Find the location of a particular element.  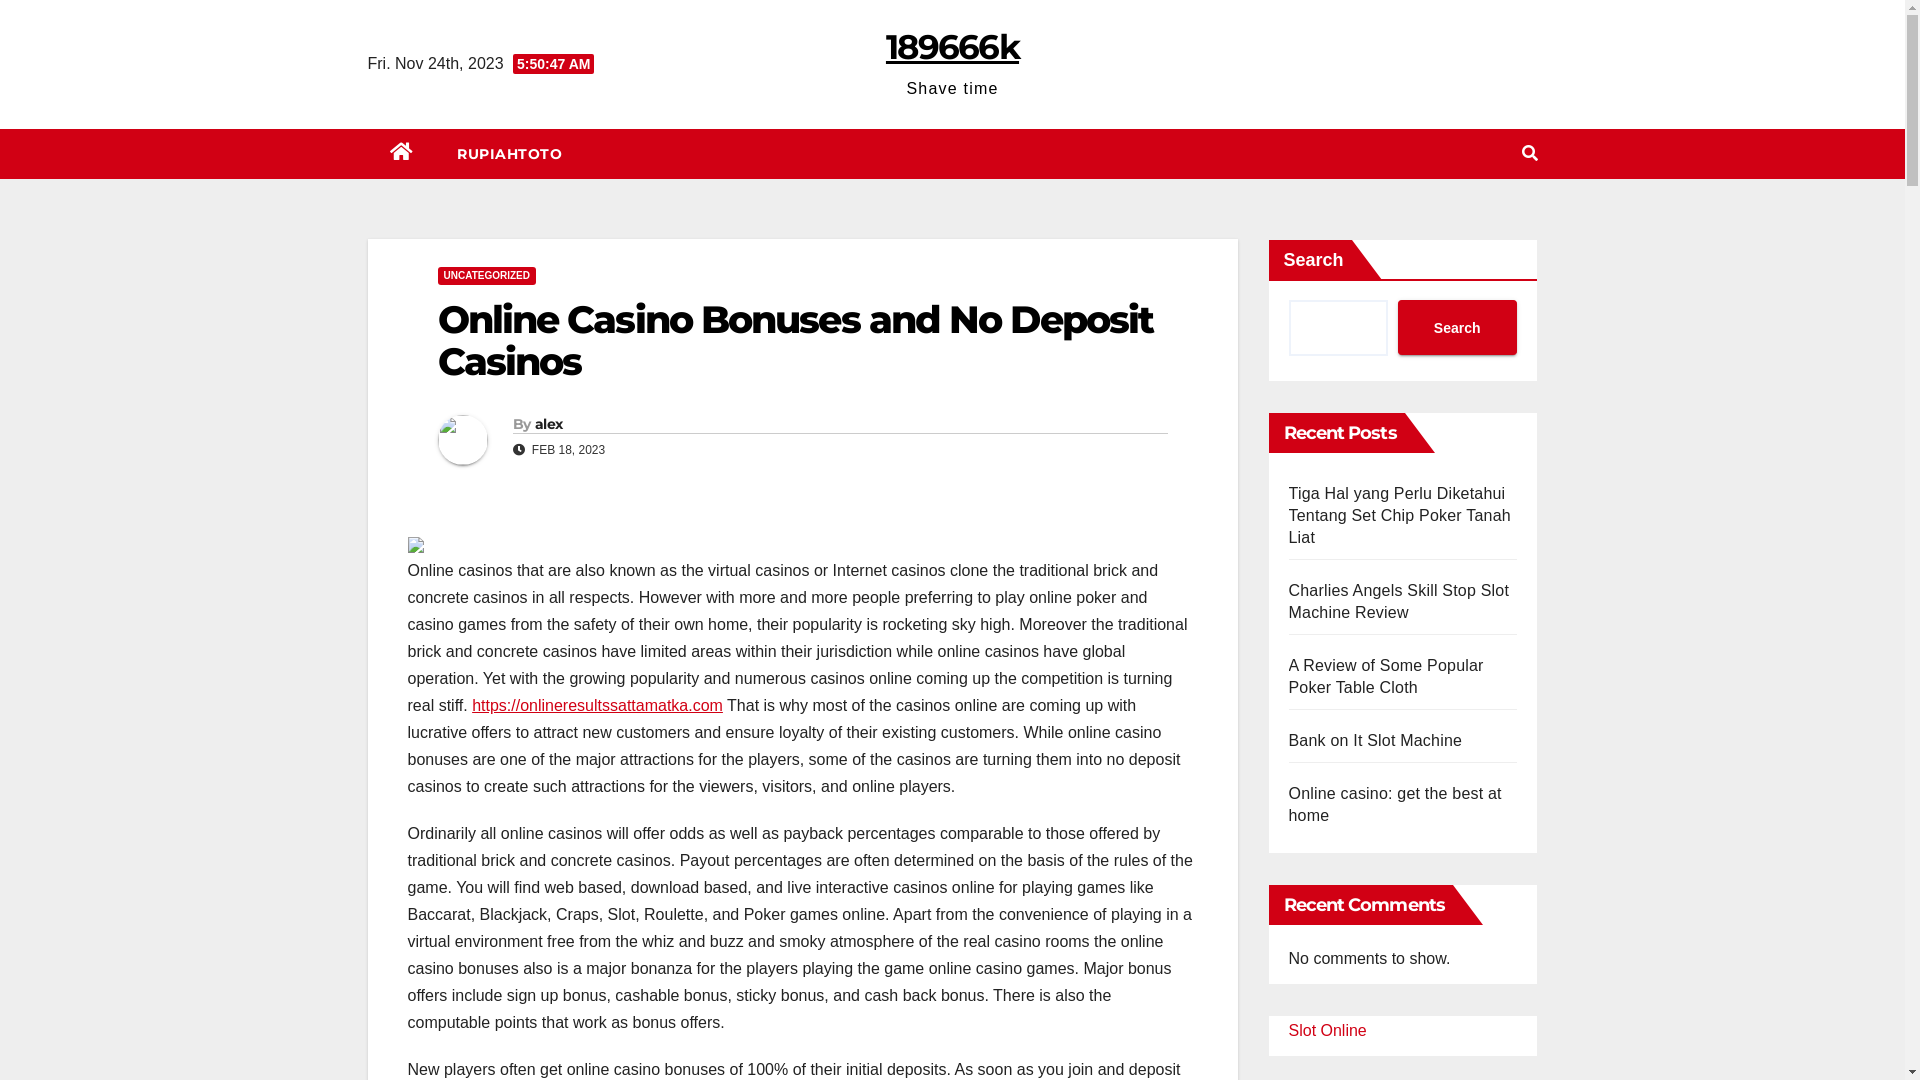

'Slot Online' is located at coordinates (1287, 1030).